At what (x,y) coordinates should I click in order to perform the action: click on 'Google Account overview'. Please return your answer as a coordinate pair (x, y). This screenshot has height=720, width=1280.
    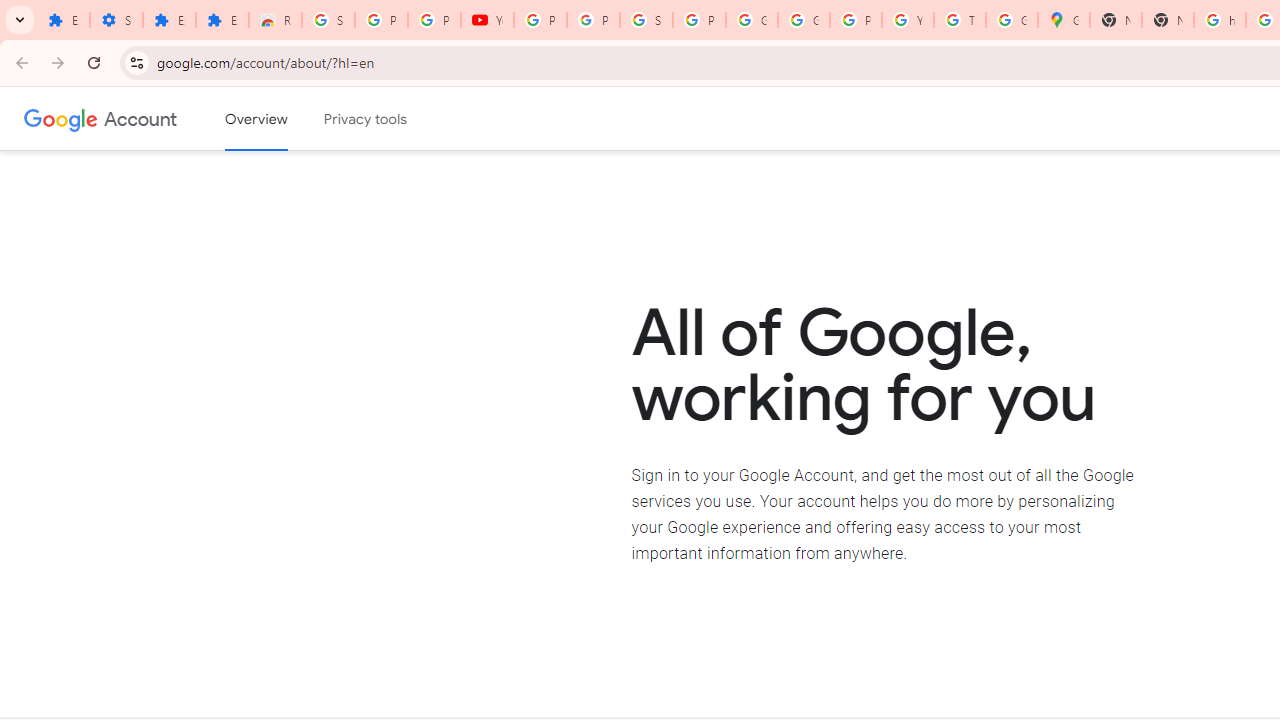
    Looking at the image, I should click on (255, 119).